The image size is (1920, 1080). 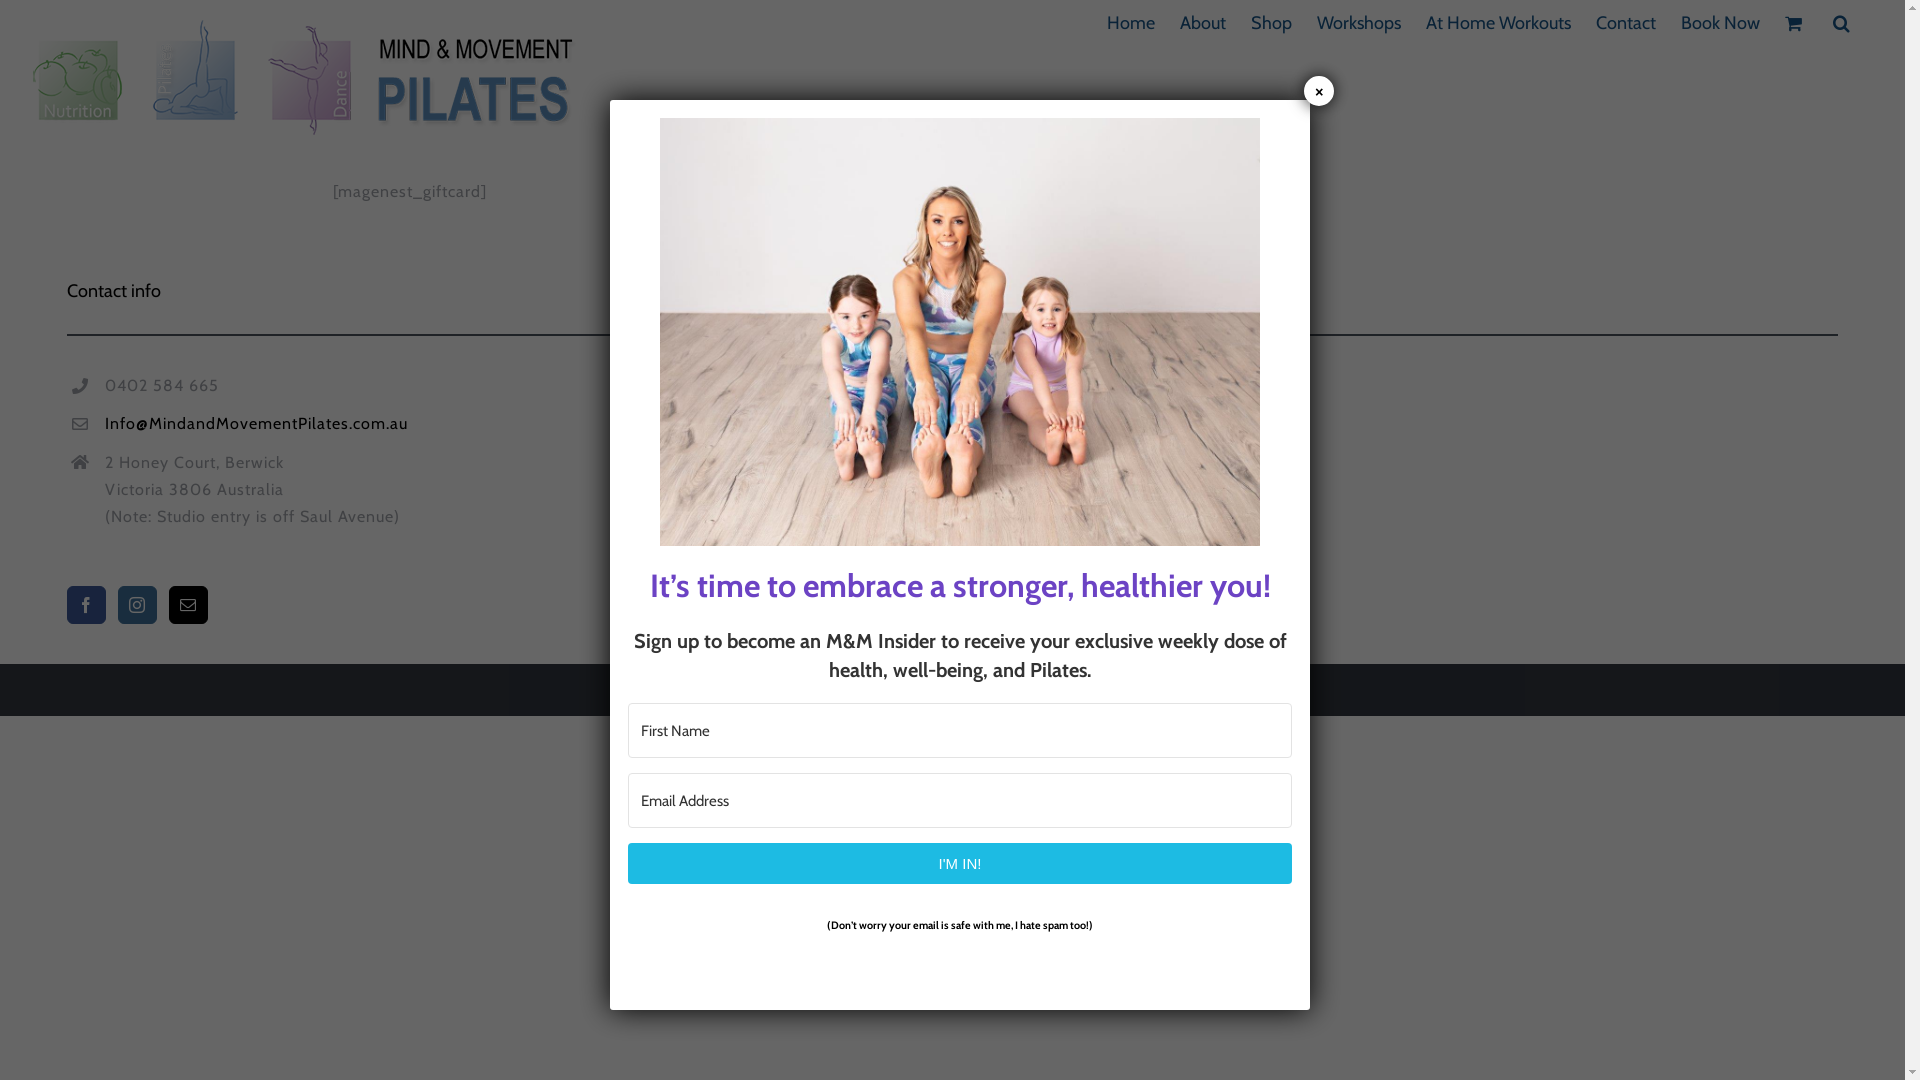 I want to click on 'Workshops', so click(x=1358, y=22).